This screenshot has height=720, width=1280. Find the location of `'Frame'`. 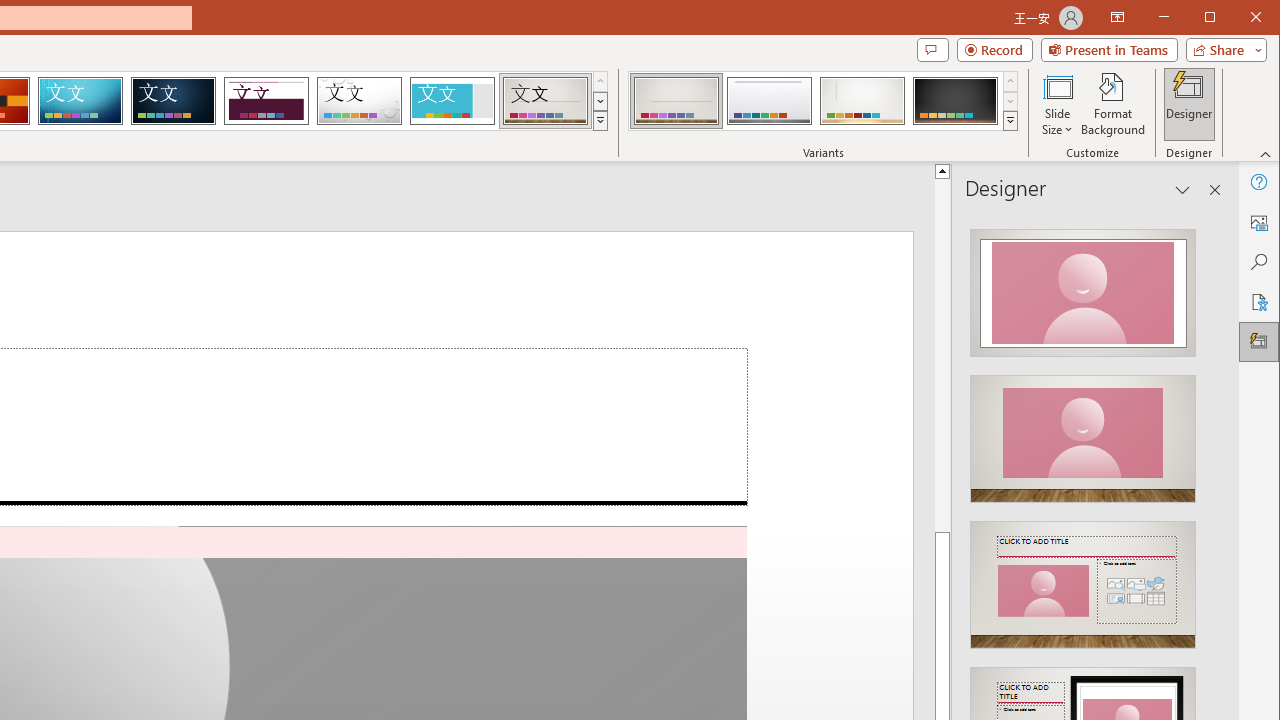

'Frame' is located at coordinates (451, 100).